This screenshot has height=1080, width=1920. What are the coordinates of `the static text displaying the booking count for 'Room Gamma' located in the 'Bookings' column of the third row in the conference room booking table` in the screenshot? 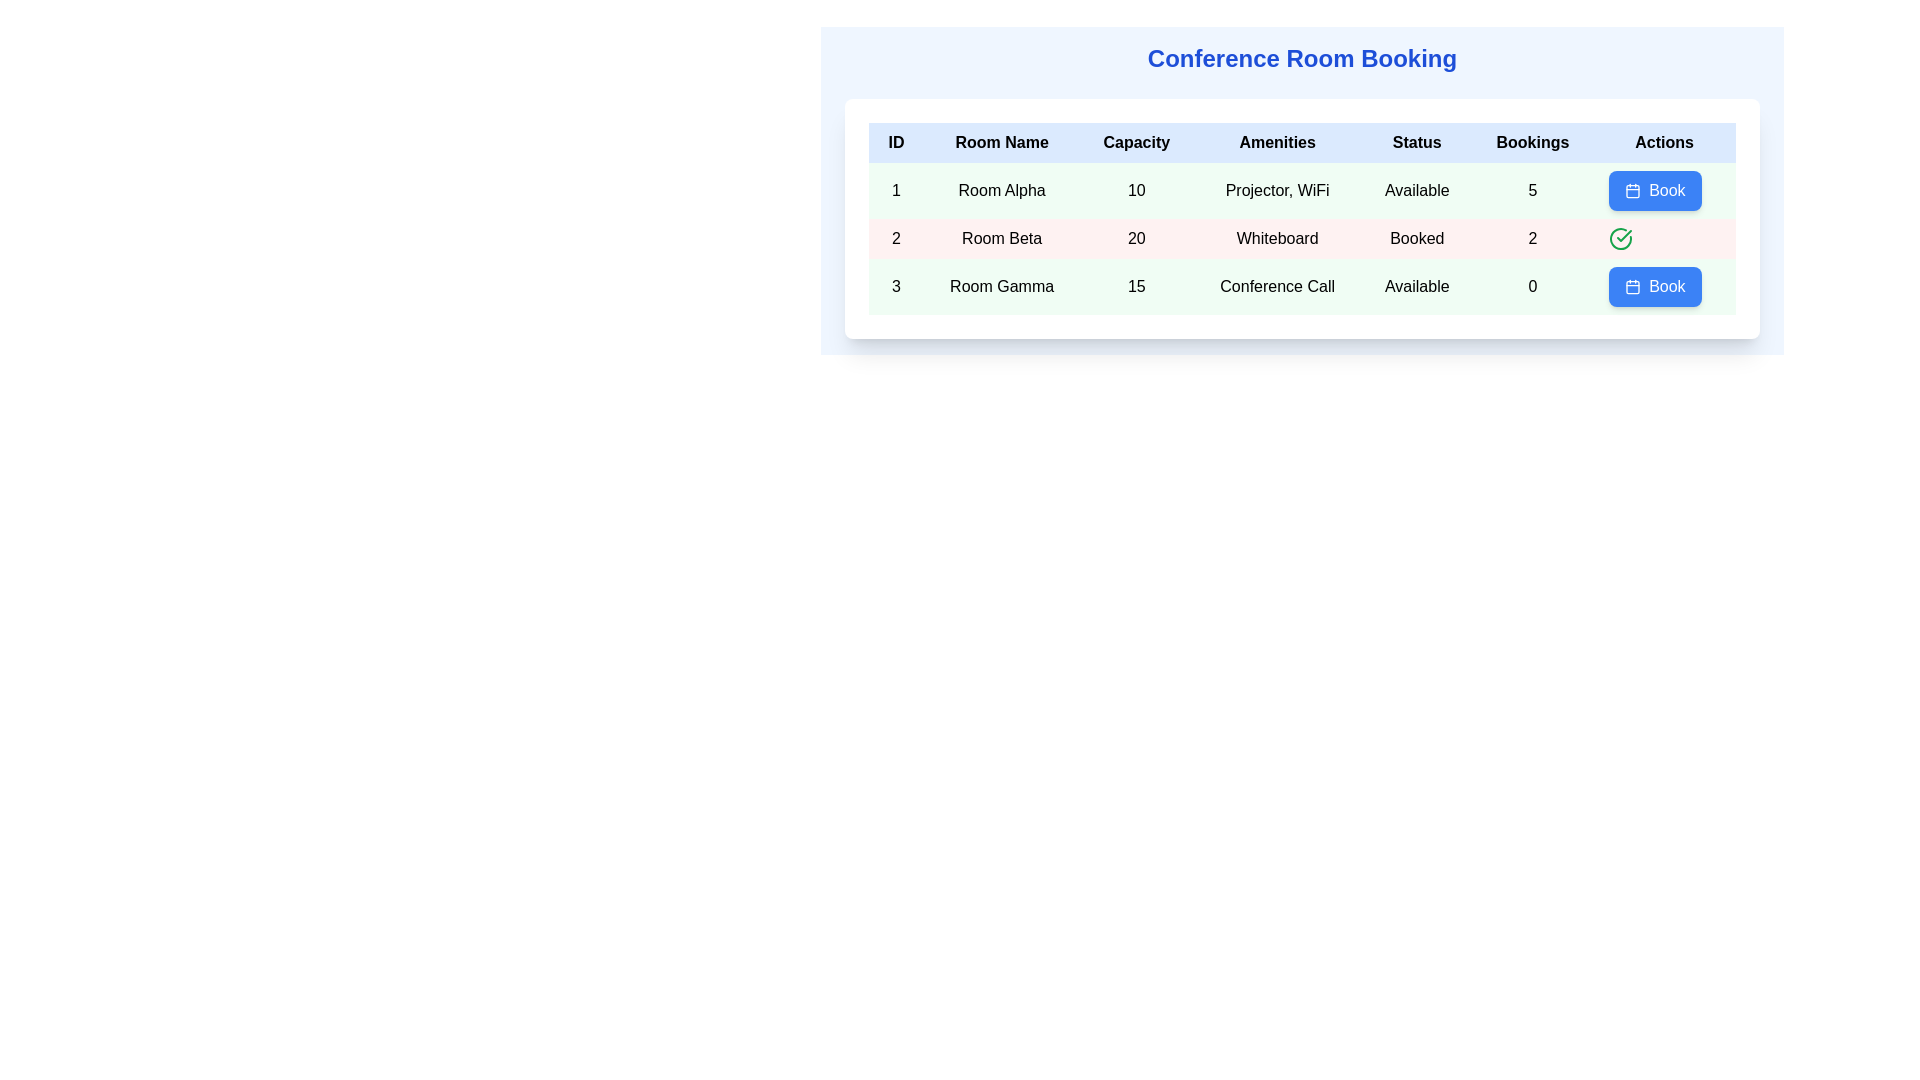 It's located at (1531, 286).